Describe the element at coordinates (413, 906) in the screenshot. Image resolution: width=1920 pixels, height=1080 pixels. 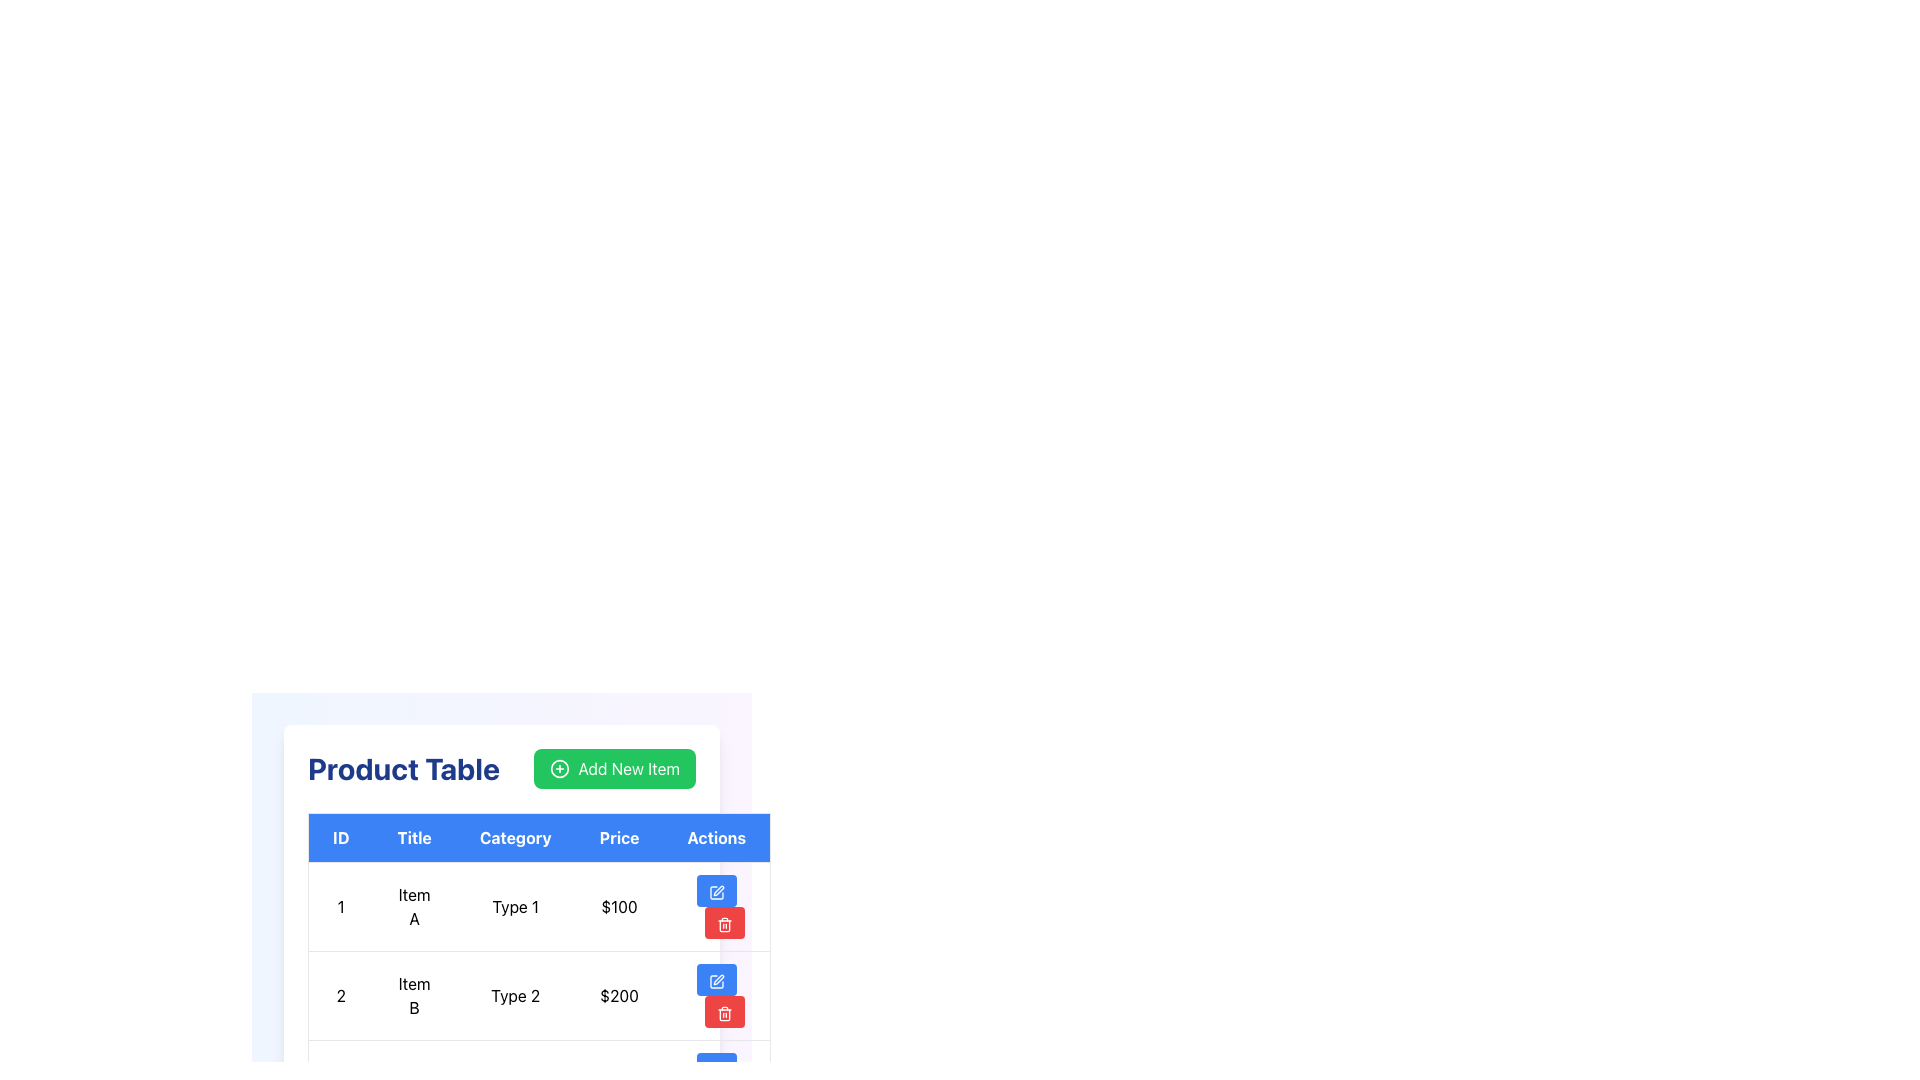
I see `on the table cell displaying the title 'Item A' in the second column of the first row of the product listing` at that location.